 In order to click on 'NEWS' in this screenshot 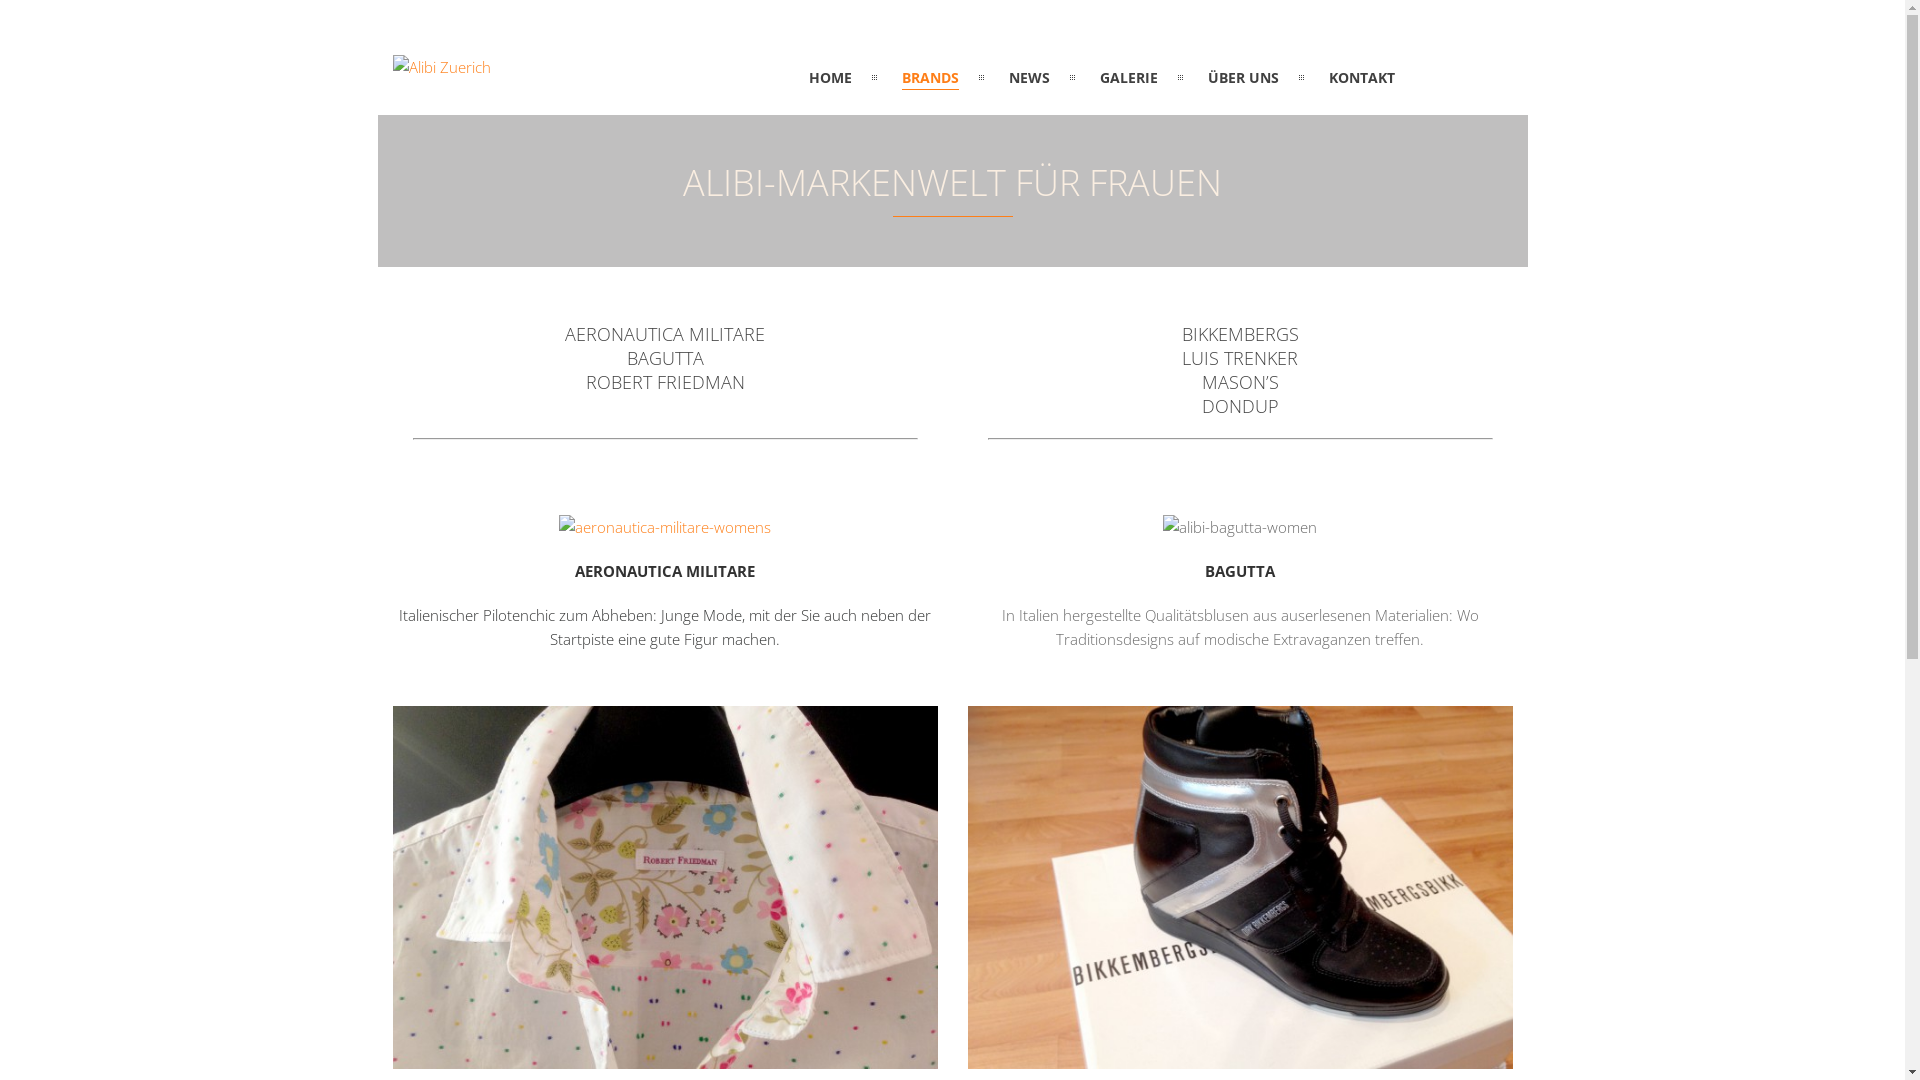, I will do `click(1029, 76)`.